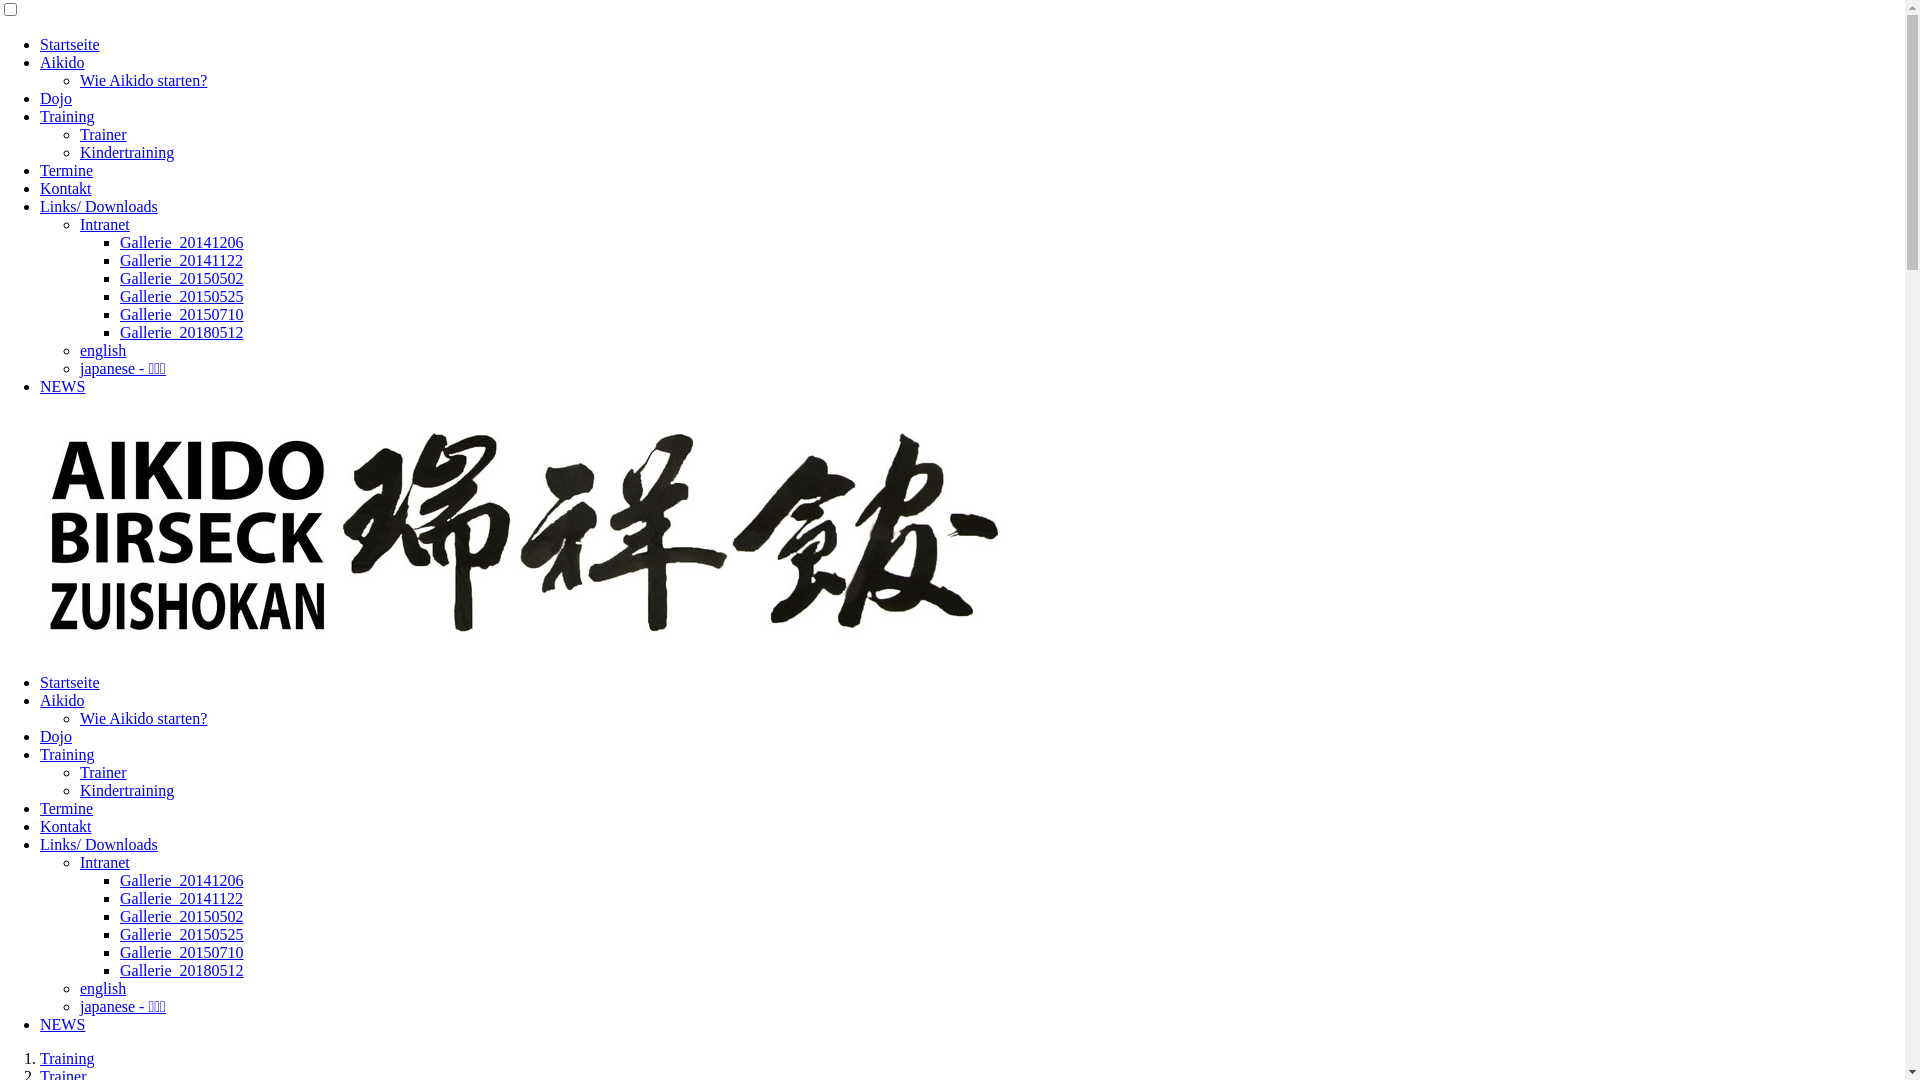 This screenshot has width=1920, height=1080. I want to click on 'Wie Aikido starten?', so click(142, 717).